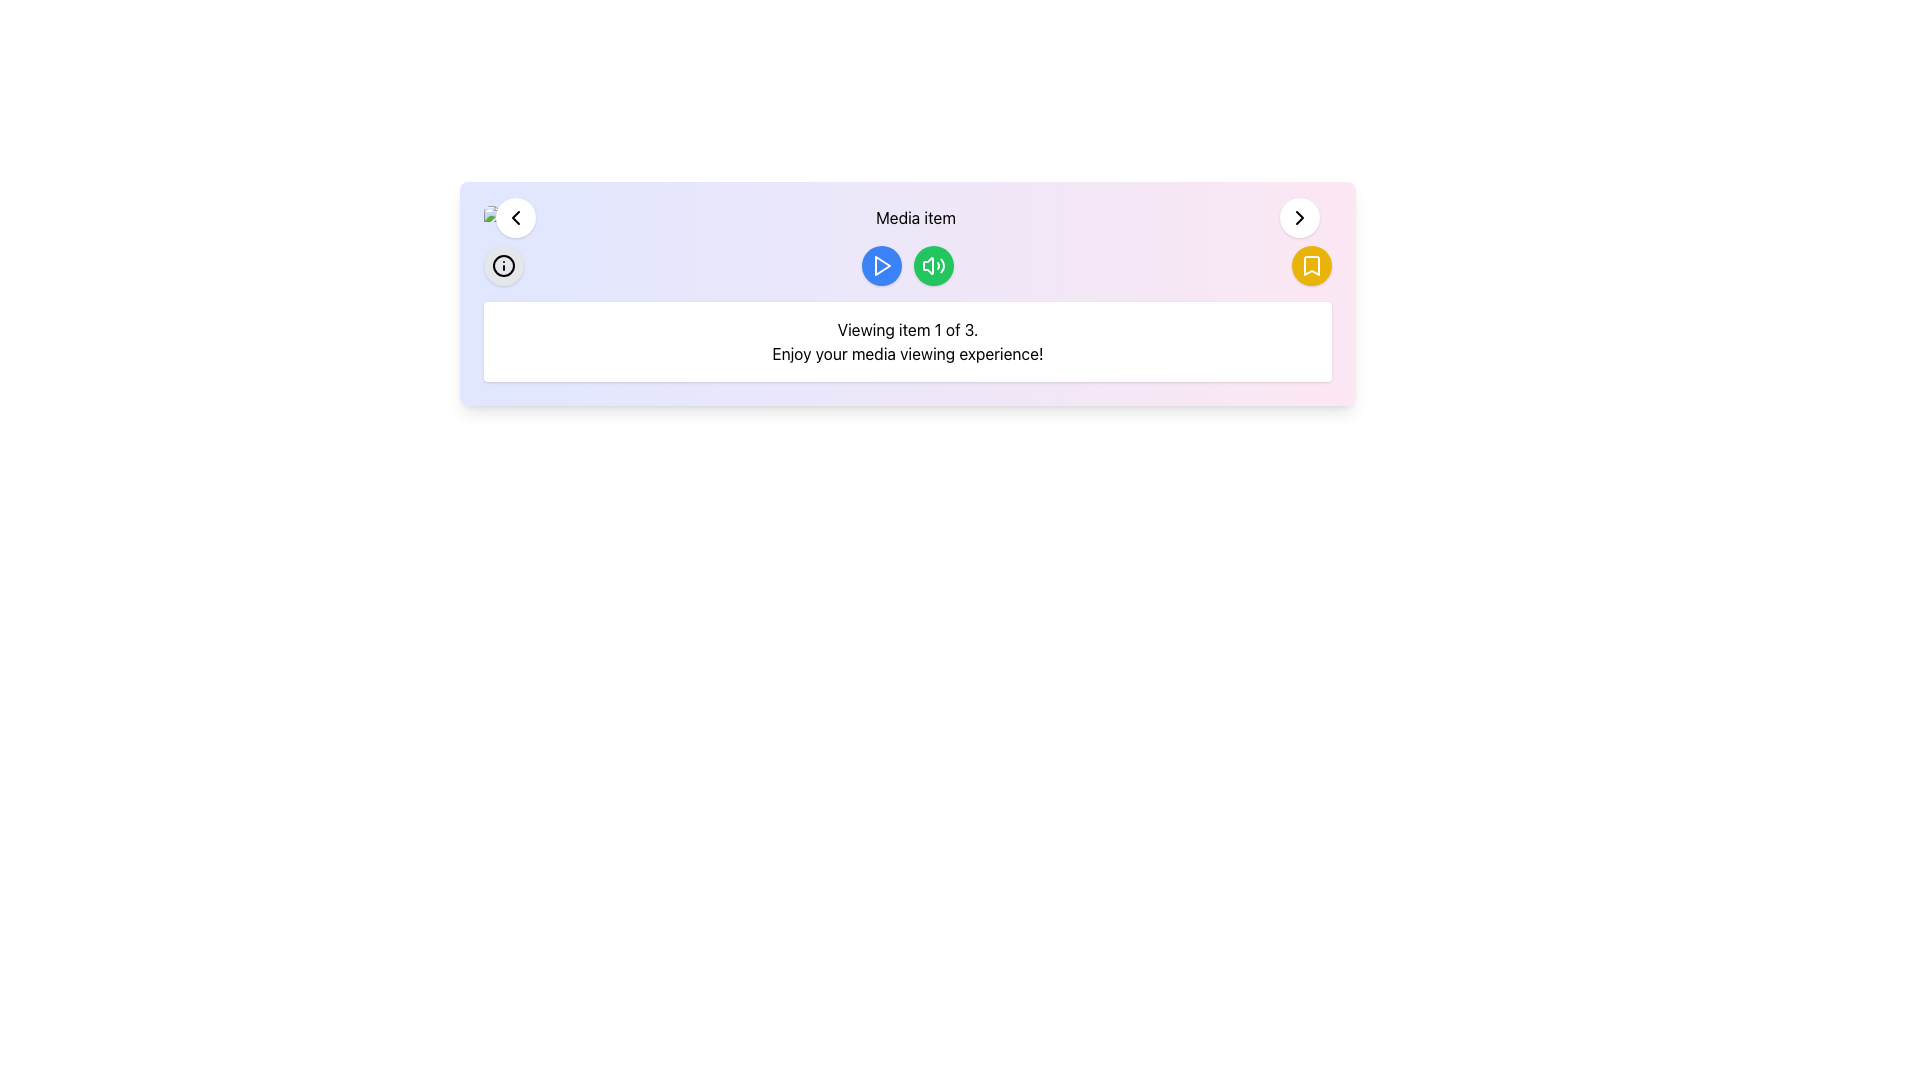 This screenshot has width=1920, height=1080. What do you see at coordinates (1311, 265) in the screenshot?
I see `the bookmark icon, which is located near the middle of the right-hand side of the interface` at bounding box center [1311, 265].